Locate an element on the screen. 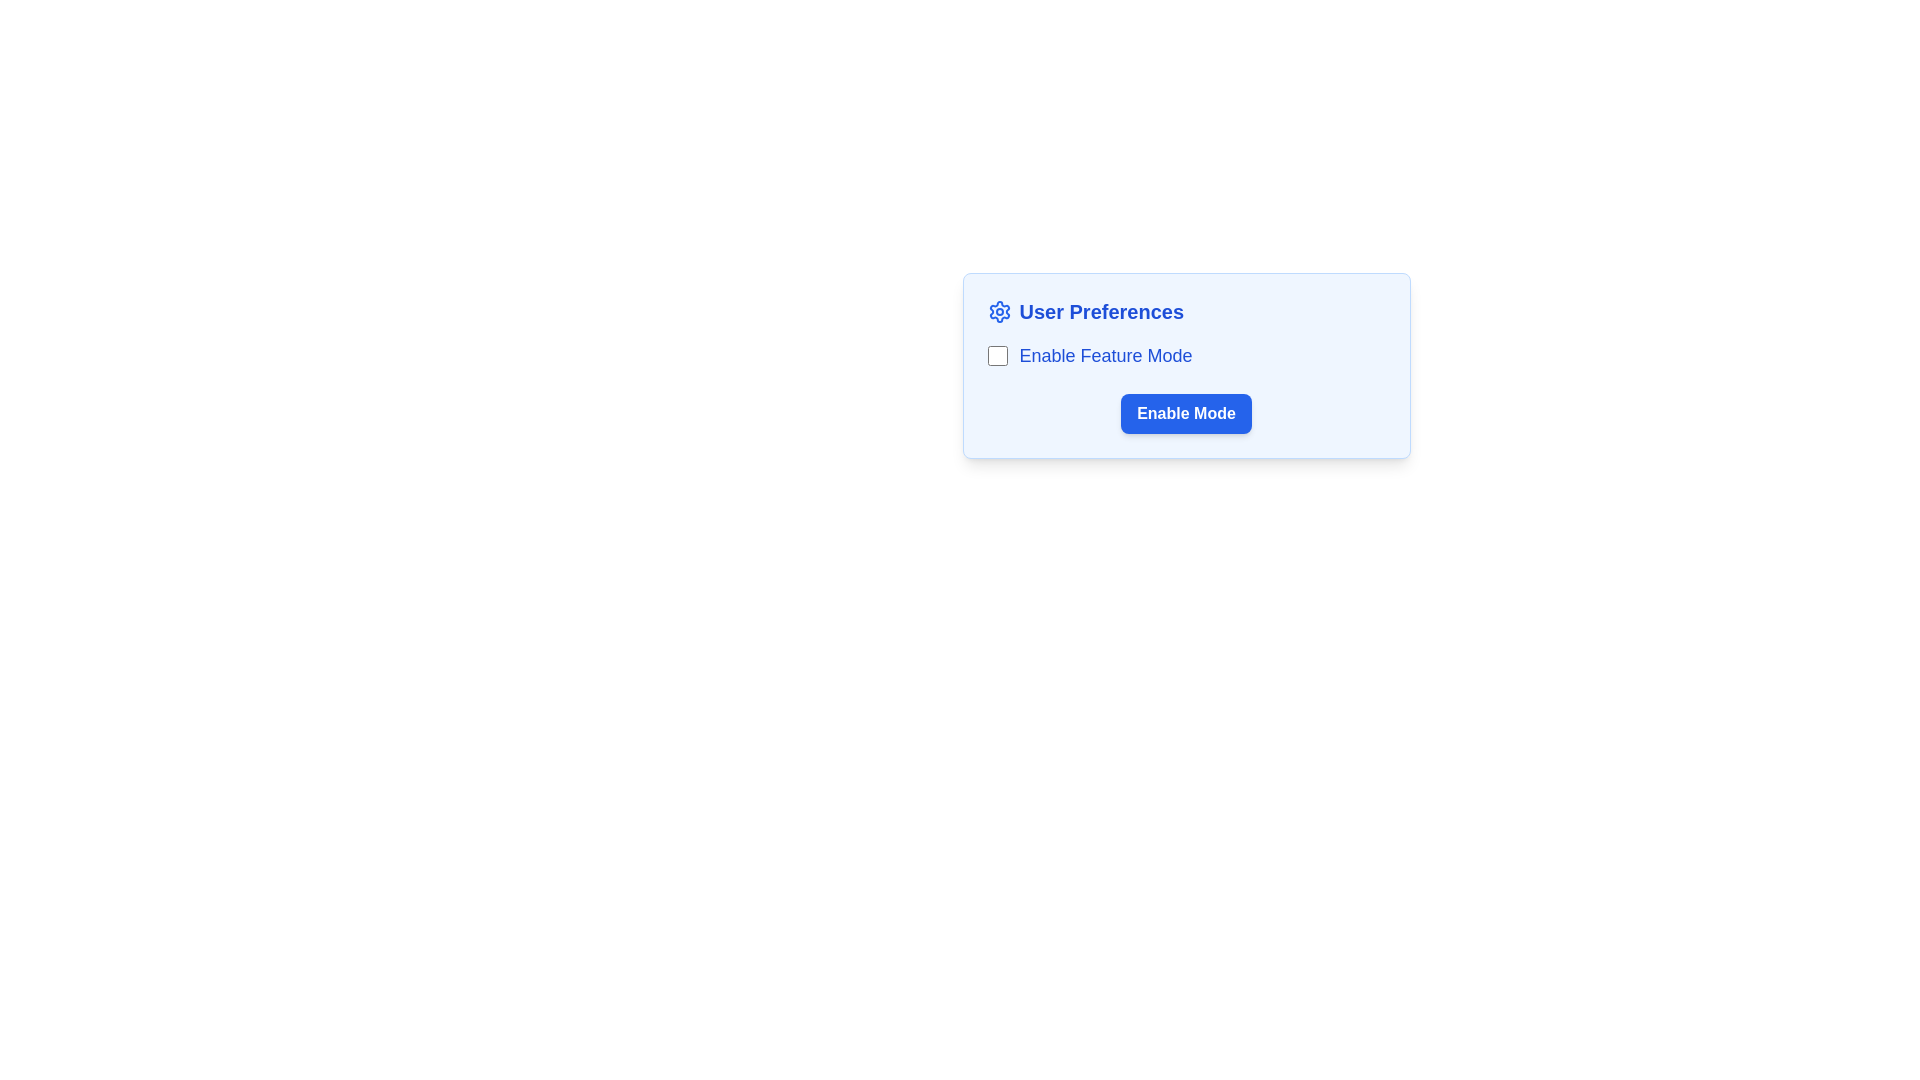 This screenshot has width=1920, height=1080. the checkbox for enabling or disabling the feature mode is located at coordinates (997, 354).